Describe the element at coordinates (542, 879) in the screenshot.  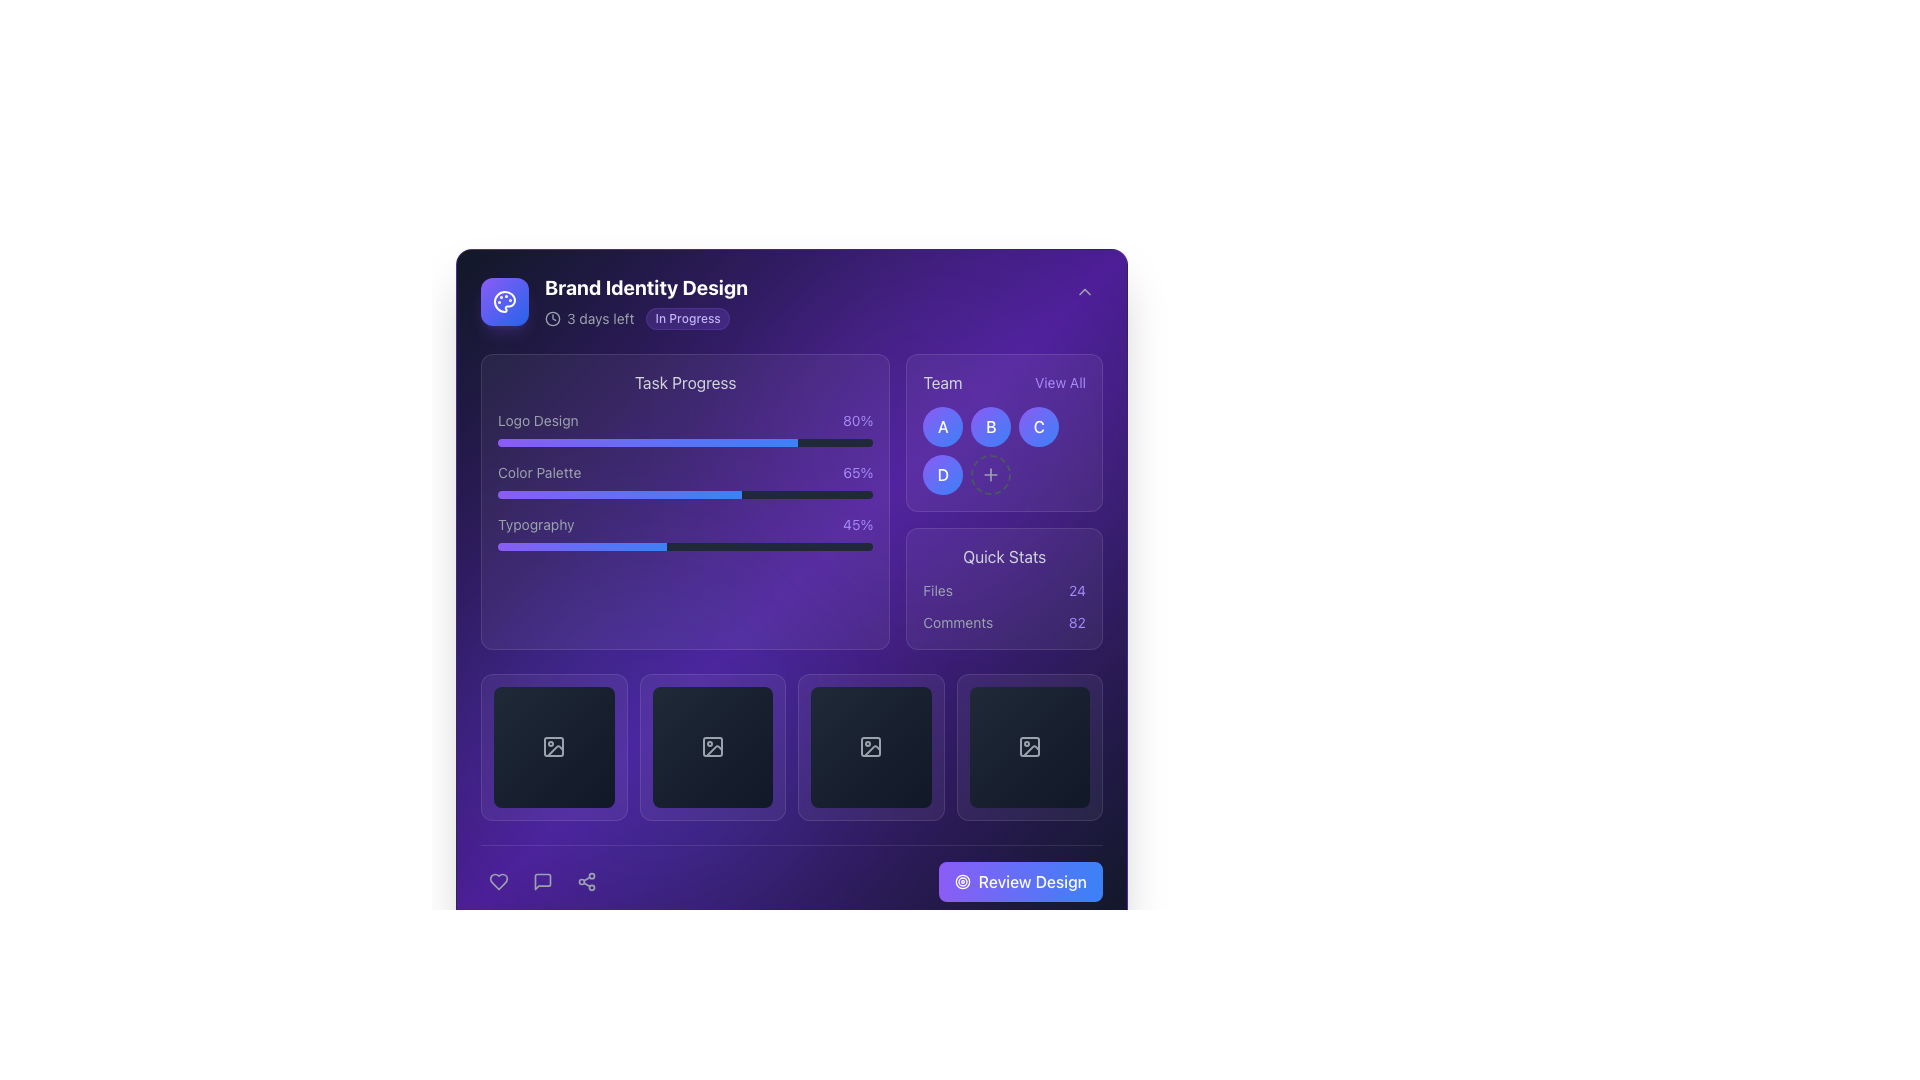
I see `the speech bubble icon located in the lower center of the interface` at that location.